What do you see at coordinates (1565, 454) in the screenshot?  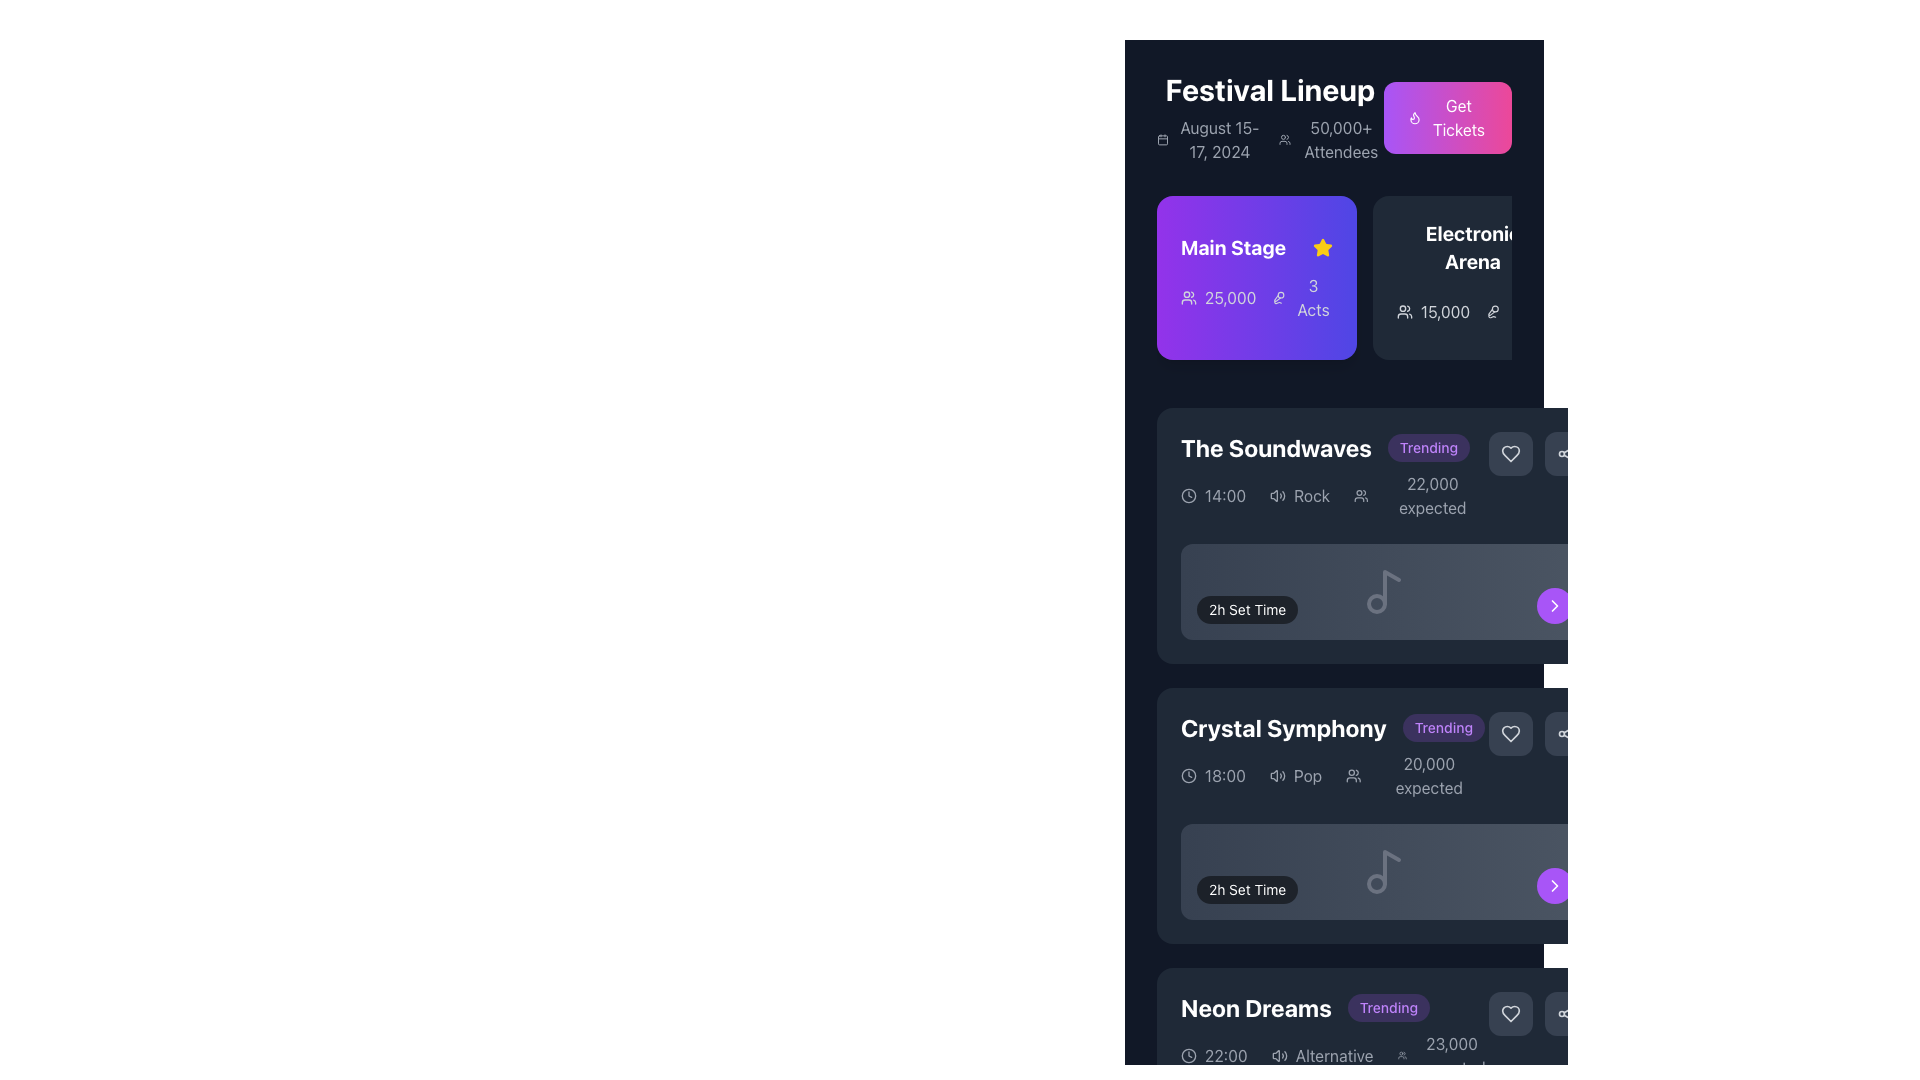 I see `the share button located to the right of 'The Soundwaves' section, which is the second button in the horizontal alignment of buttons` at bounding box center [1565, 454].